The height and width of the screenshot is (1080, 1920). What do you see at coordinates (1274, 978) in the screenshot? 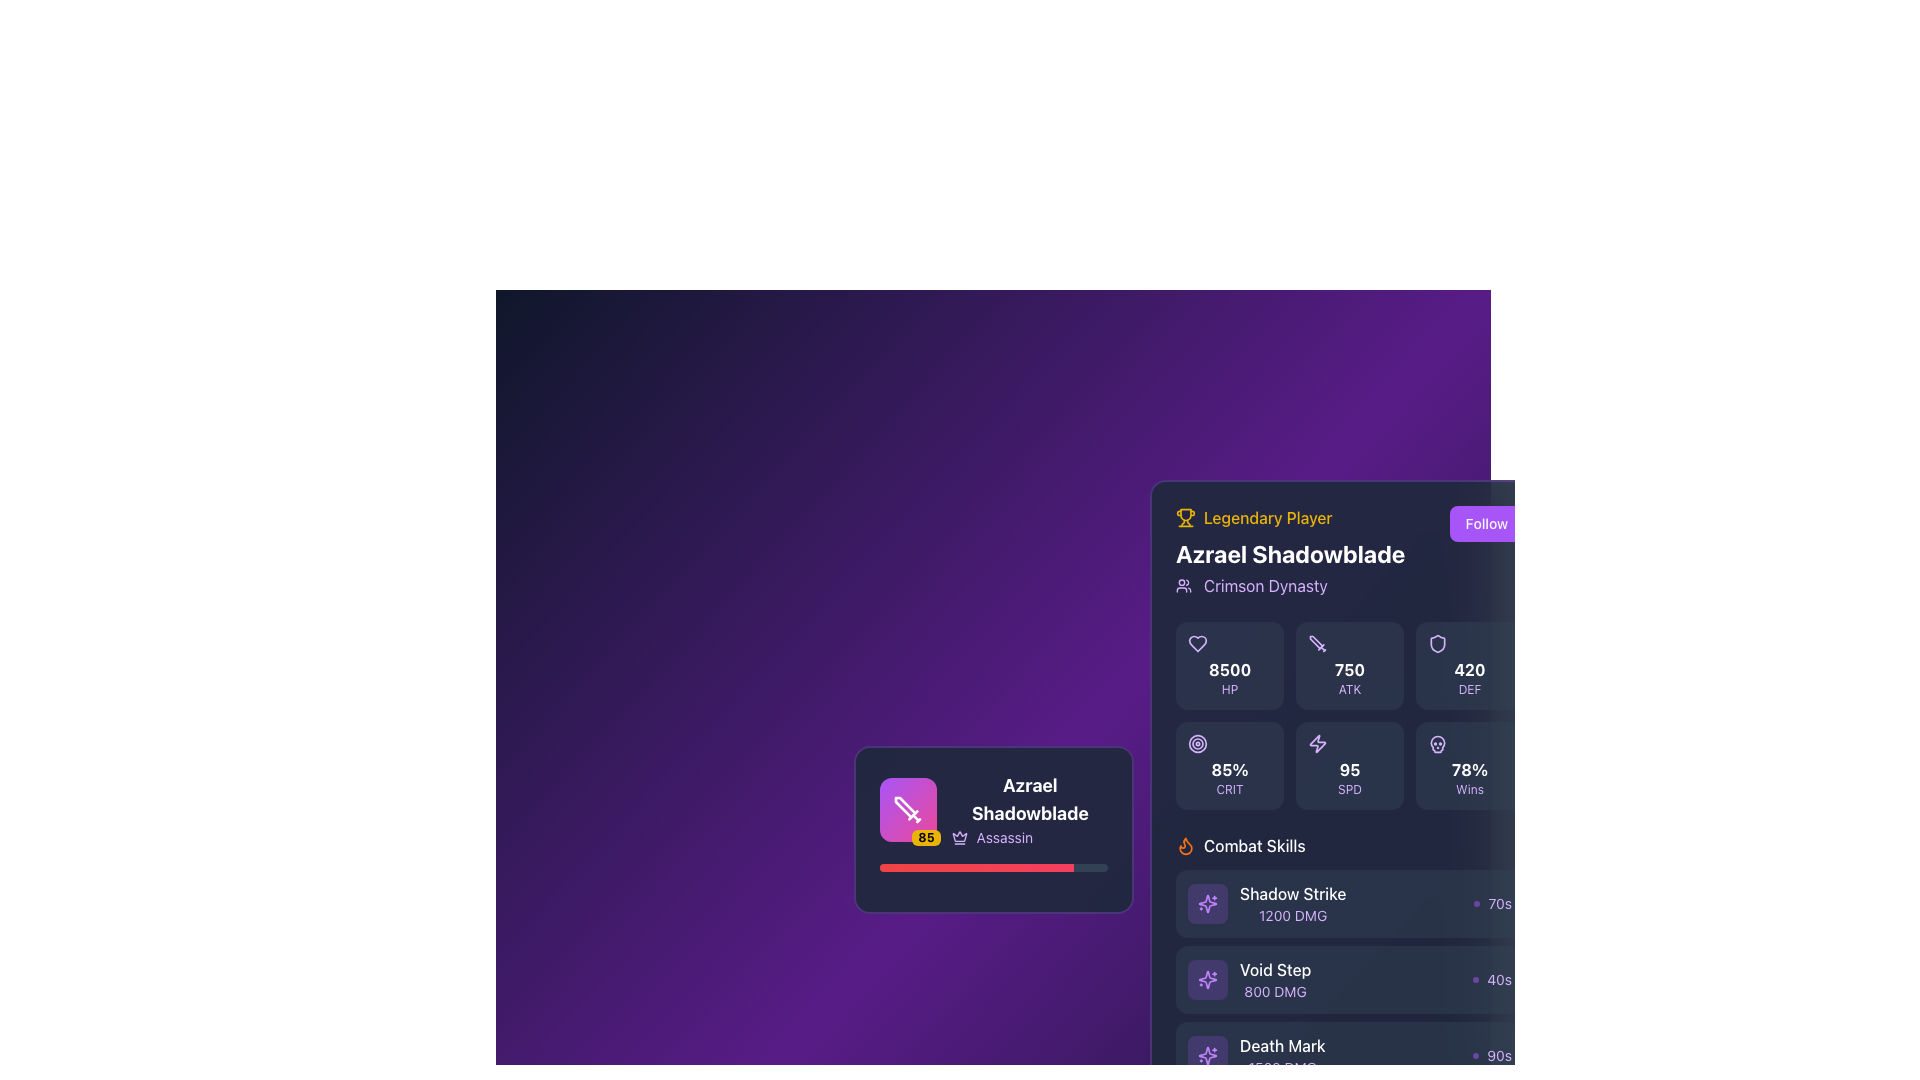
I see `the information displayed for the combat skill 'Void Step' with damage '800 DMG' in the 'Combat Skills' section of the right-side card` at bounding box center [1274, 978].